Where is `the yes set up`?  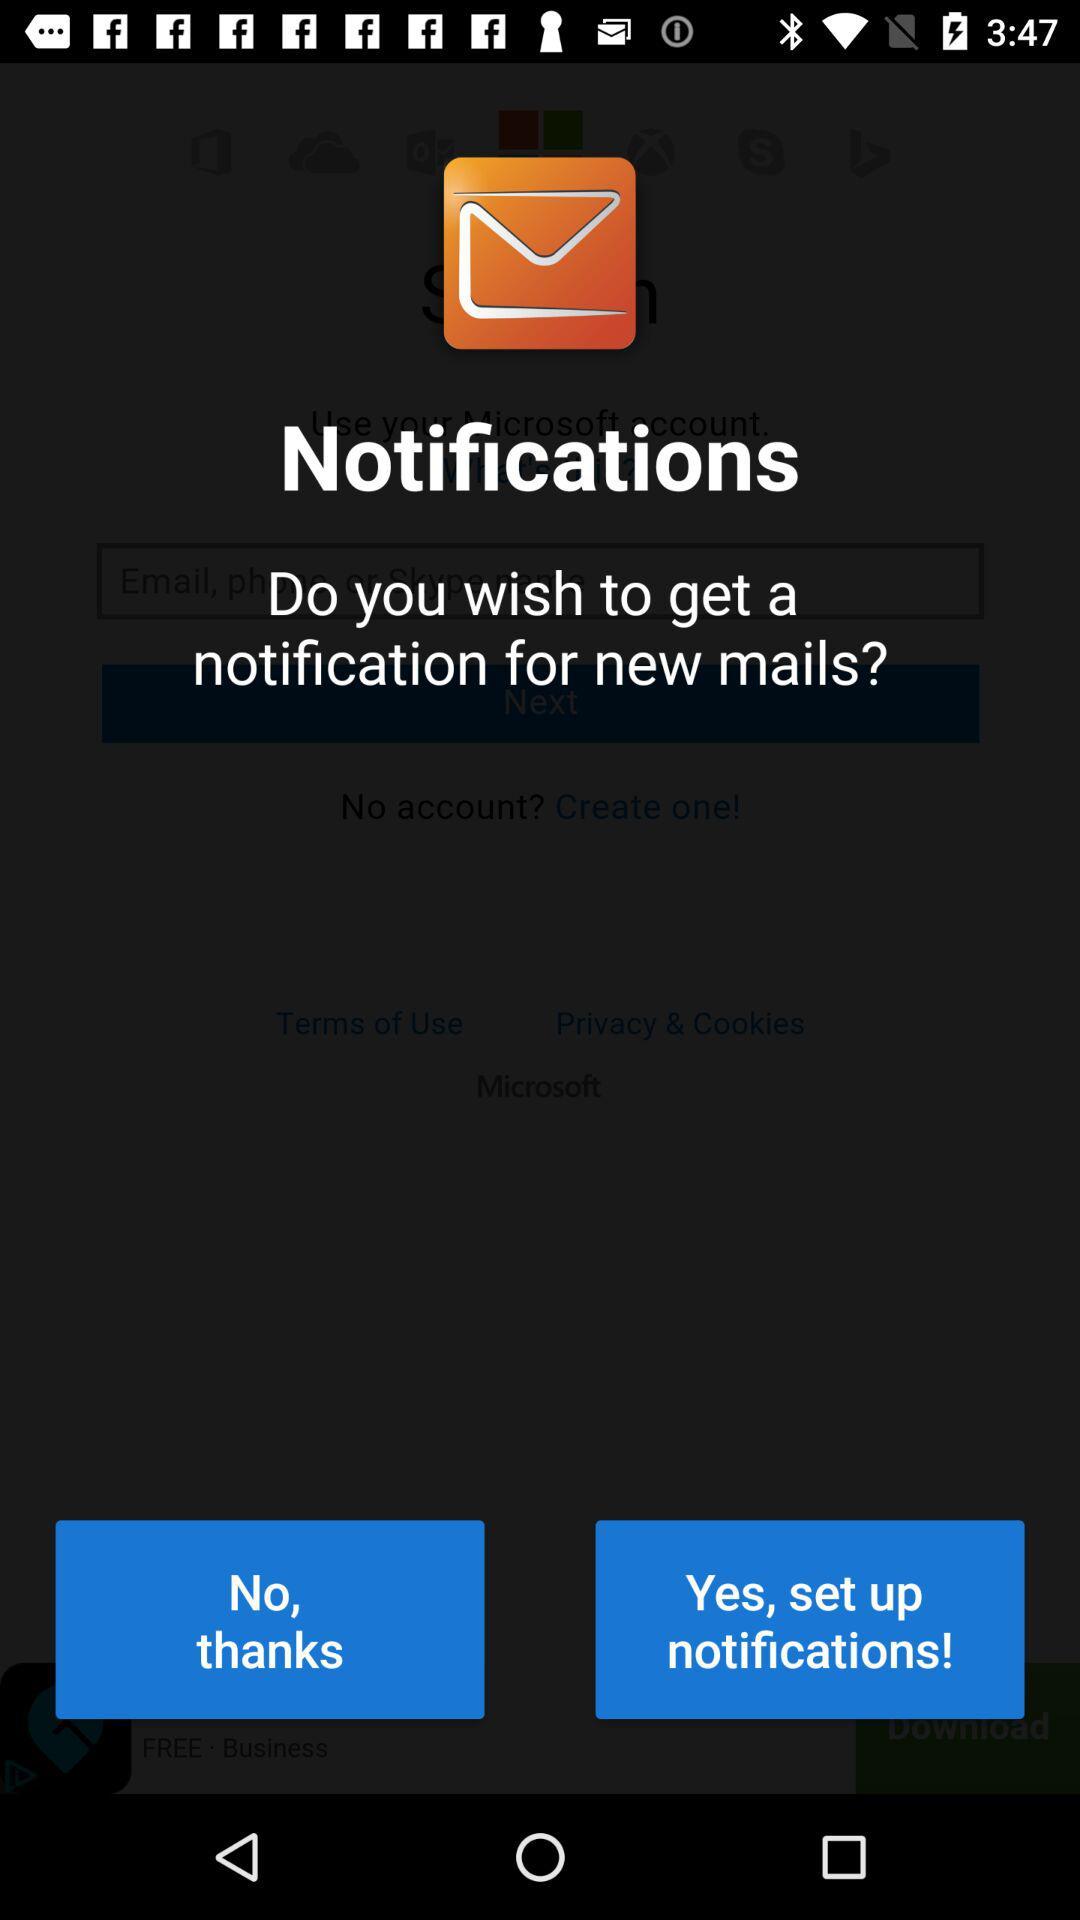
the yes set up is located at coordinates (810, 1619).